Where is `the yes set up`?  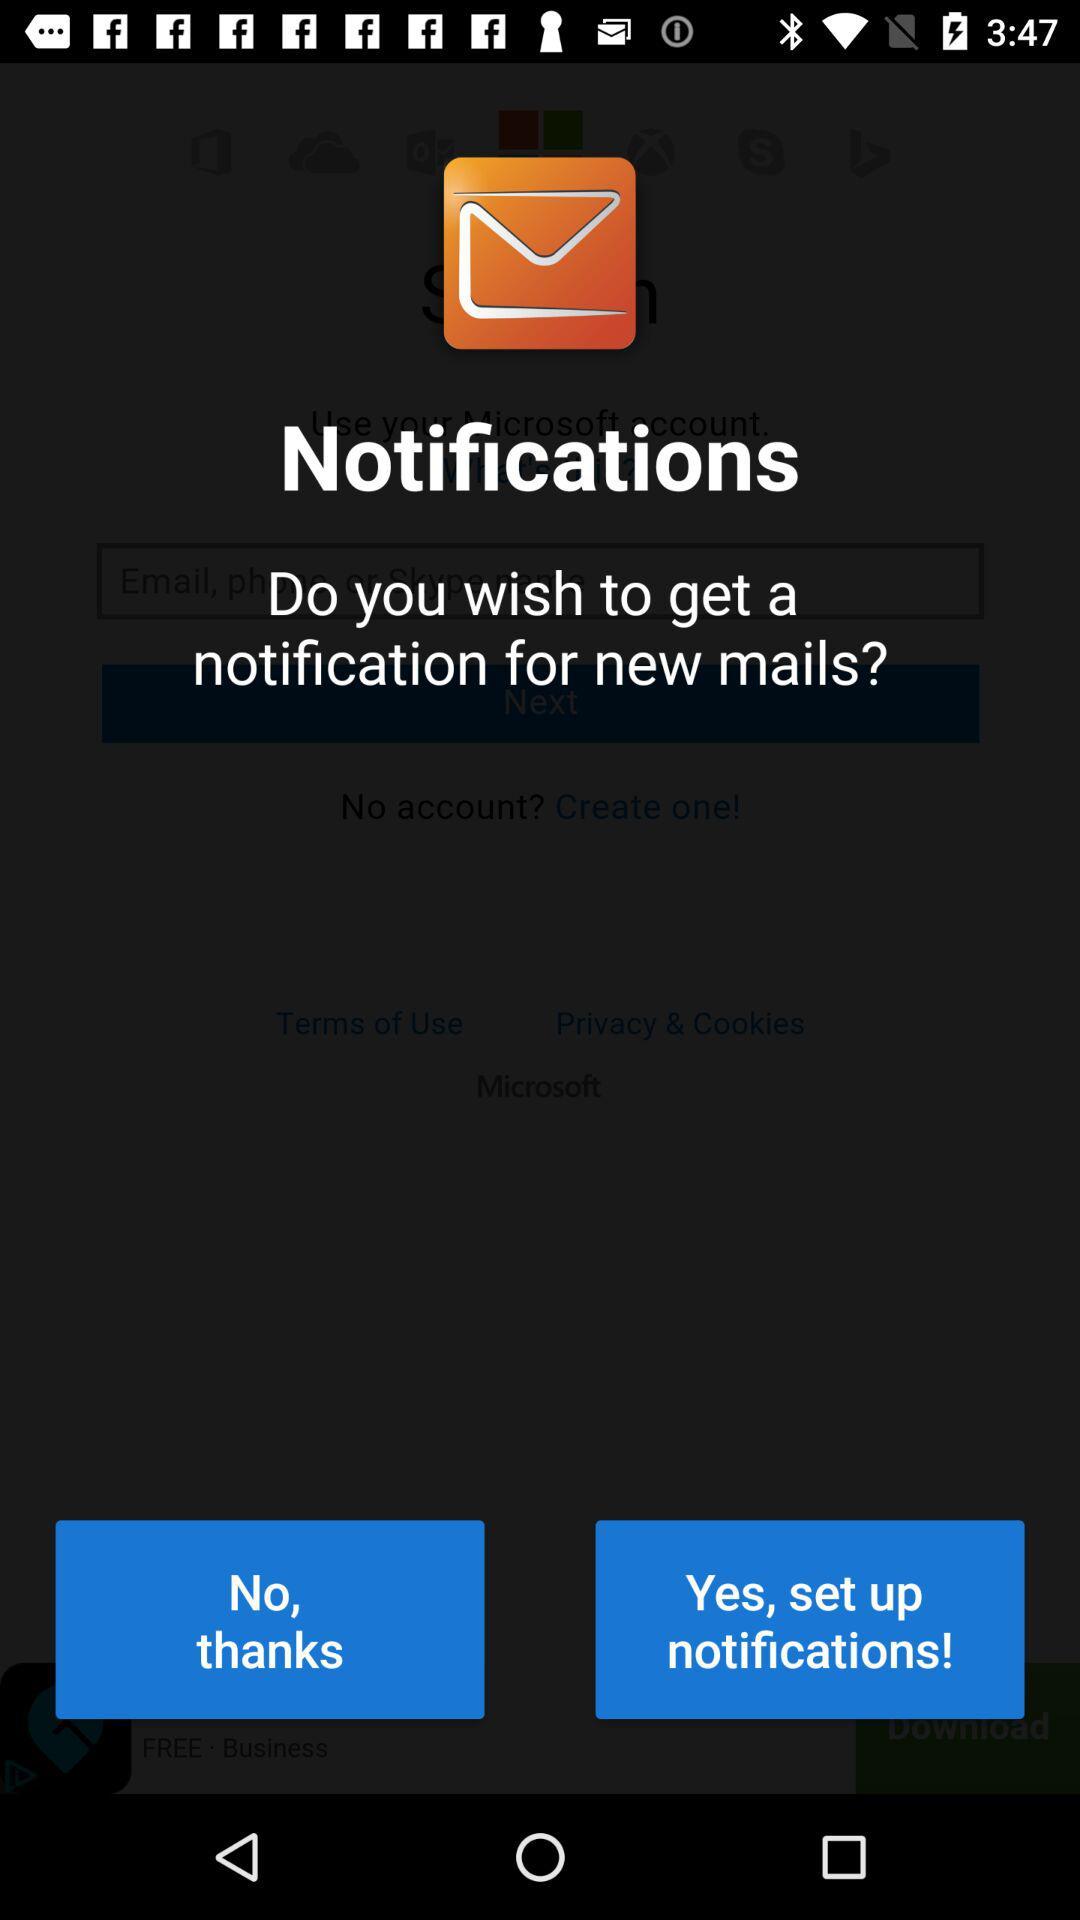
the yes set up is located at coordinates (810, 1619).